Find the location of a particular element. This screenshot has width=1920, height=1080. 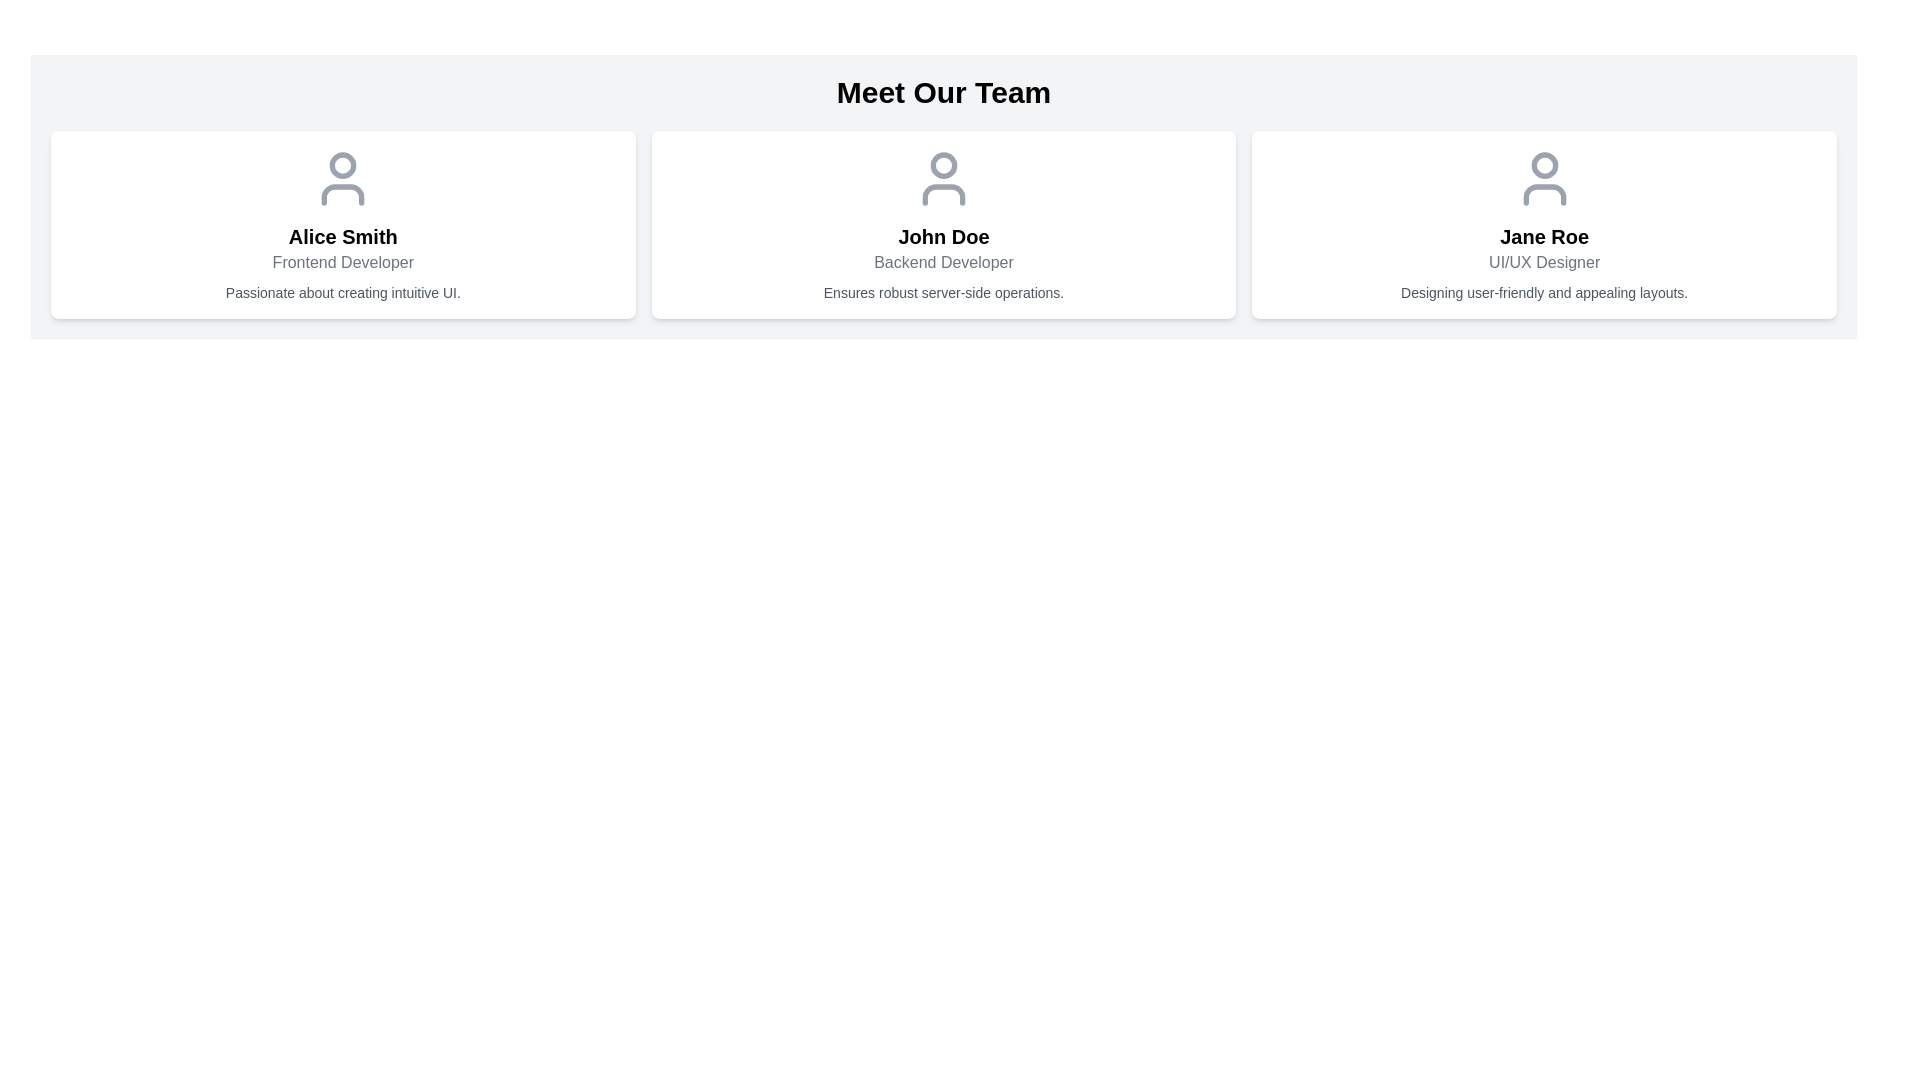

text content 'Passionate about creating intuitive UI.' located centrally beneath the label 'Frontend Developer' in the bottom section of the card for 'Alice Smith' is located at coordinates (343, 293).